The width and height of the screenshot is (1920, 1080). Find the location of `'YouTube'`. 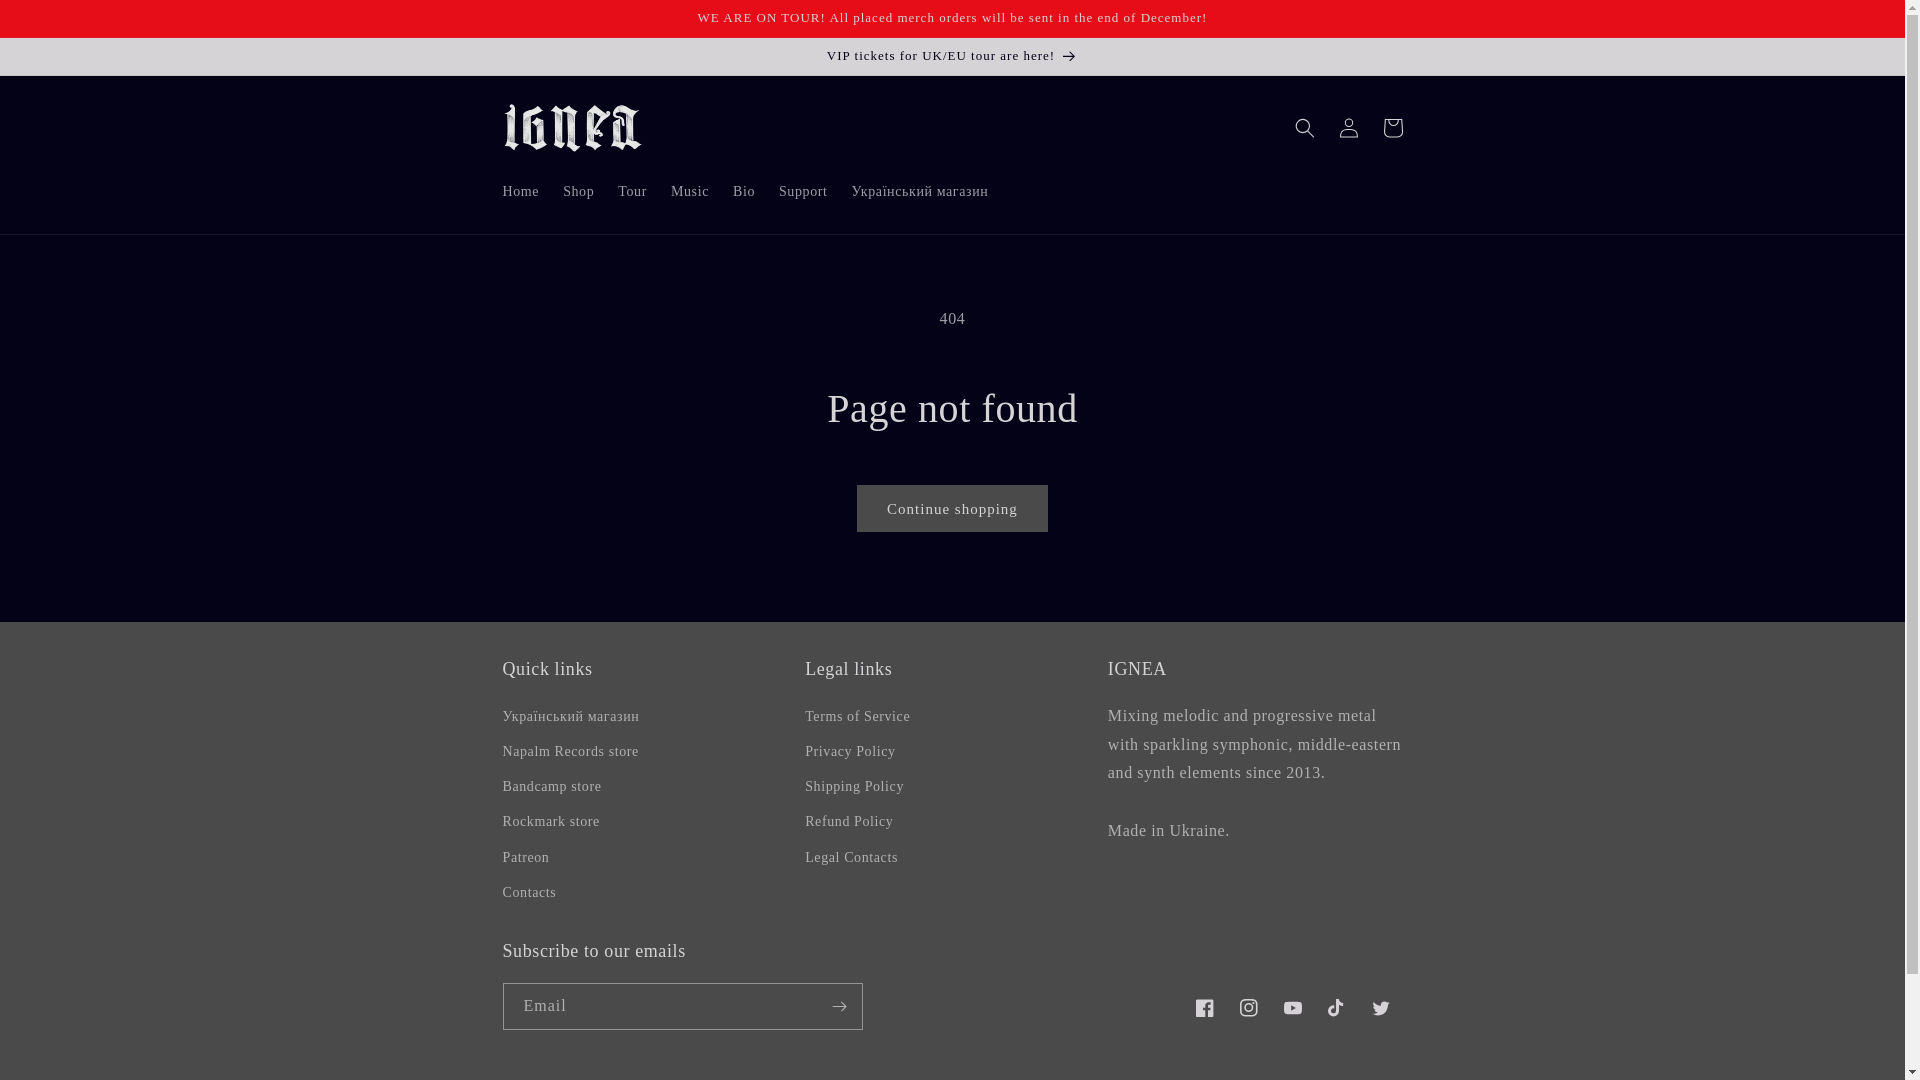

'YouTube' is located at coordinates (1291, 1007).